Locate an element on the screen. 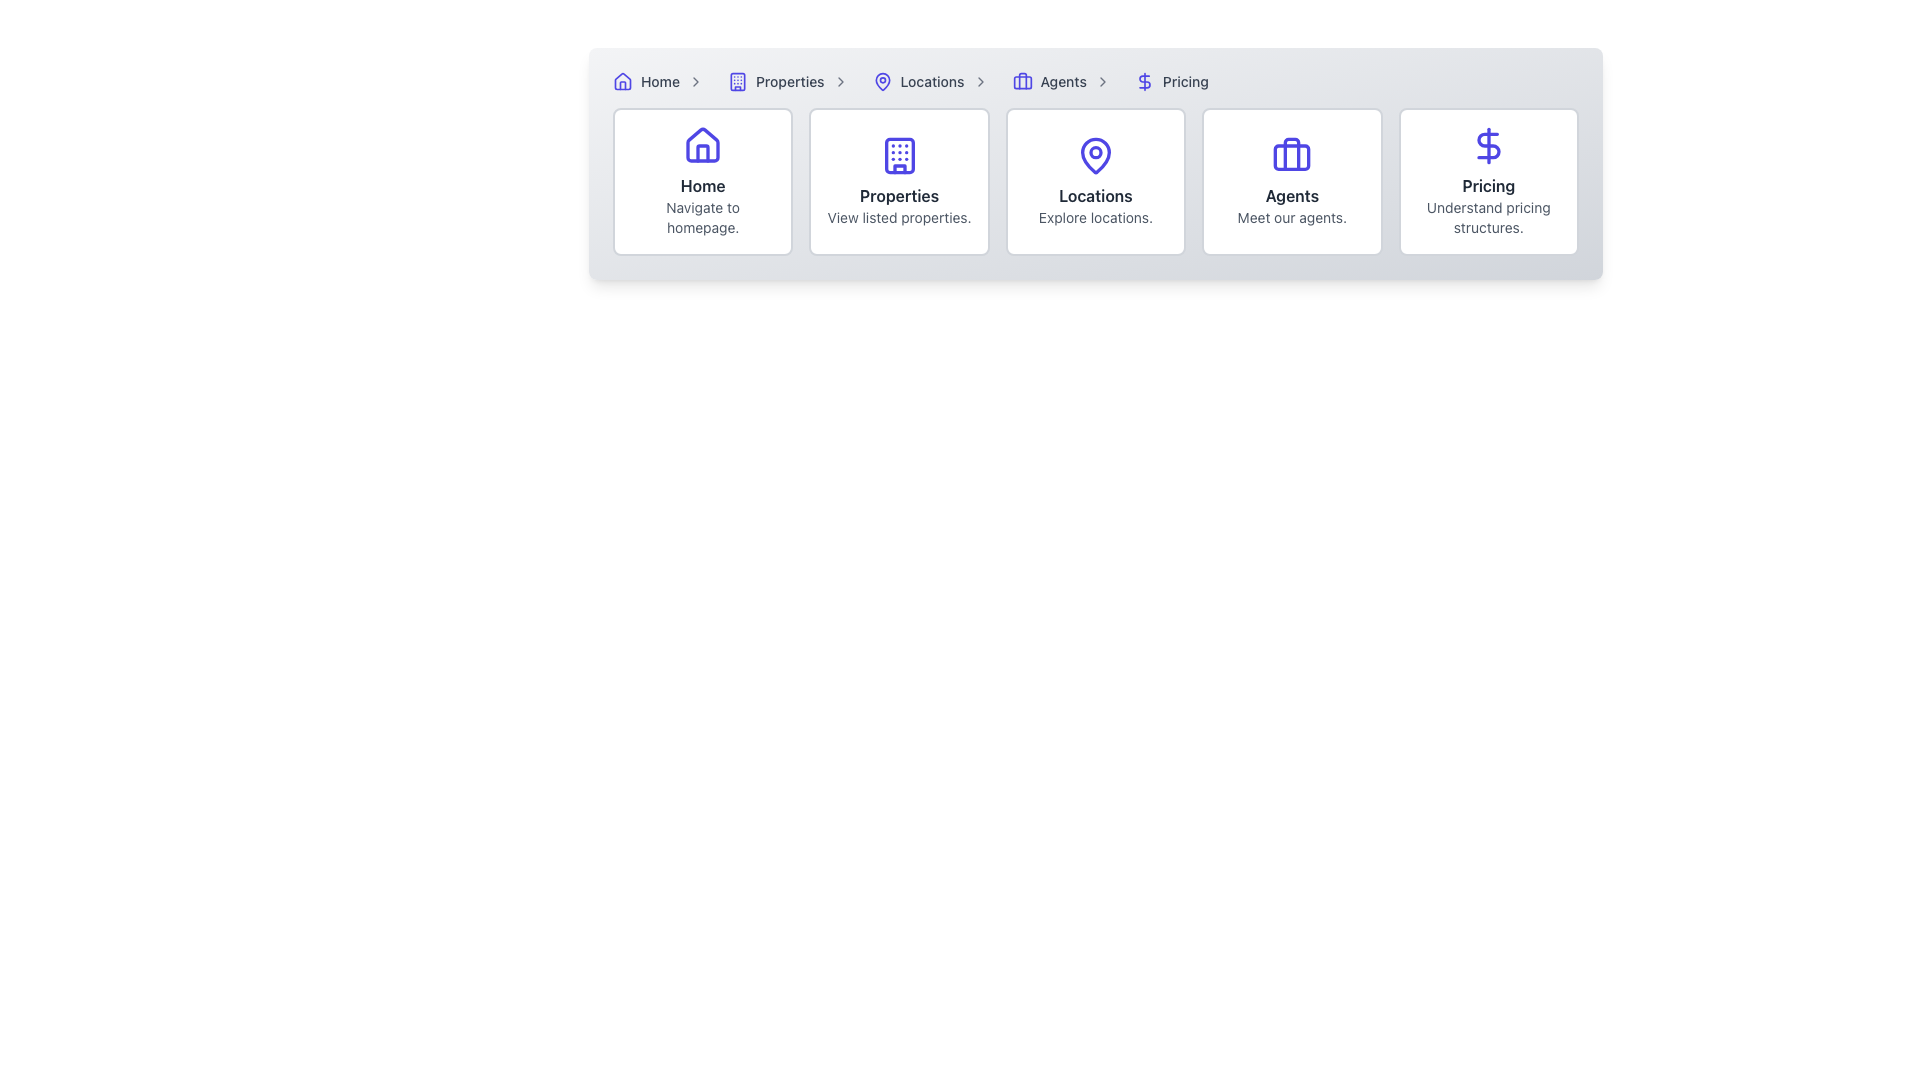 The width and height of the screenshot is (1920, 1080). the bright indigo briefcase icon with a rounded handle located within the 'Agents' card in the navigation section is located at coordinates (1292, 154).